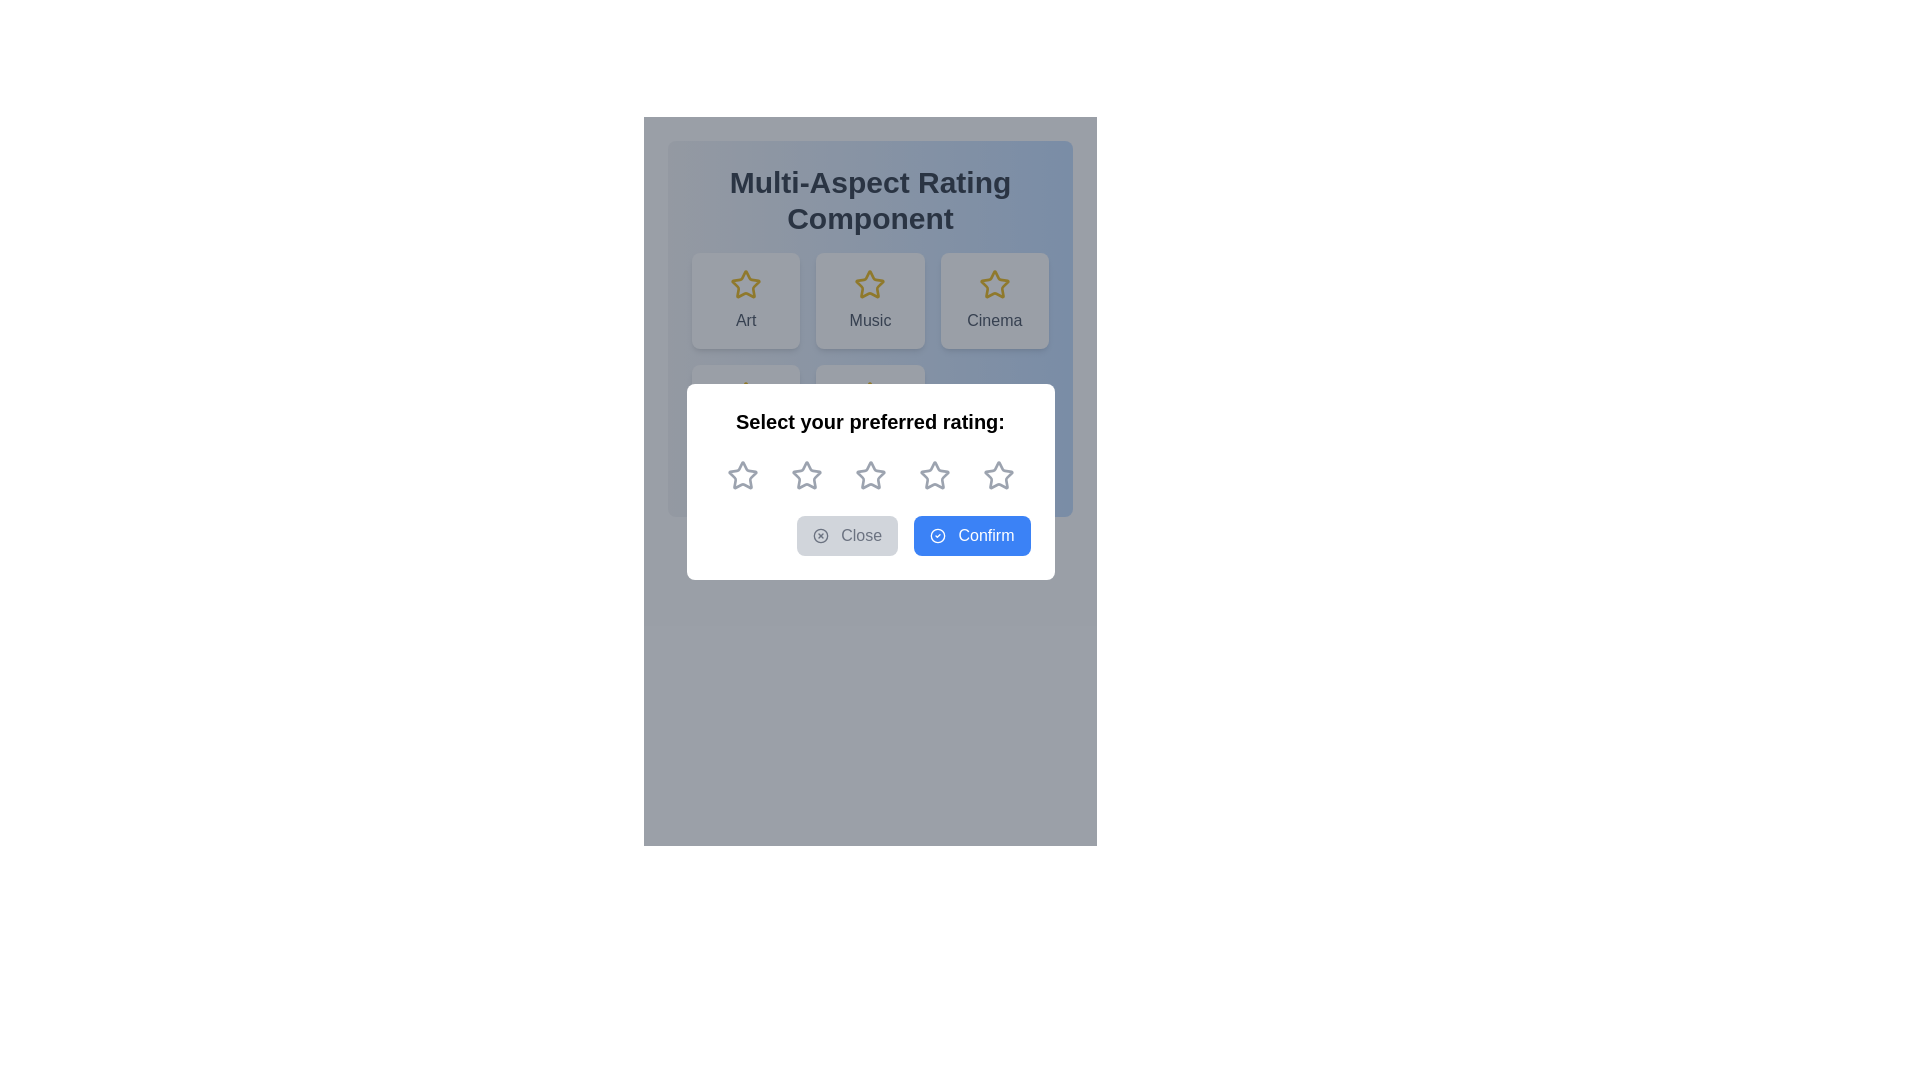 The width and height of the screenshot is (1920, 1080). I want to click on the second star icon in the rating system interface, so click(806, 475).